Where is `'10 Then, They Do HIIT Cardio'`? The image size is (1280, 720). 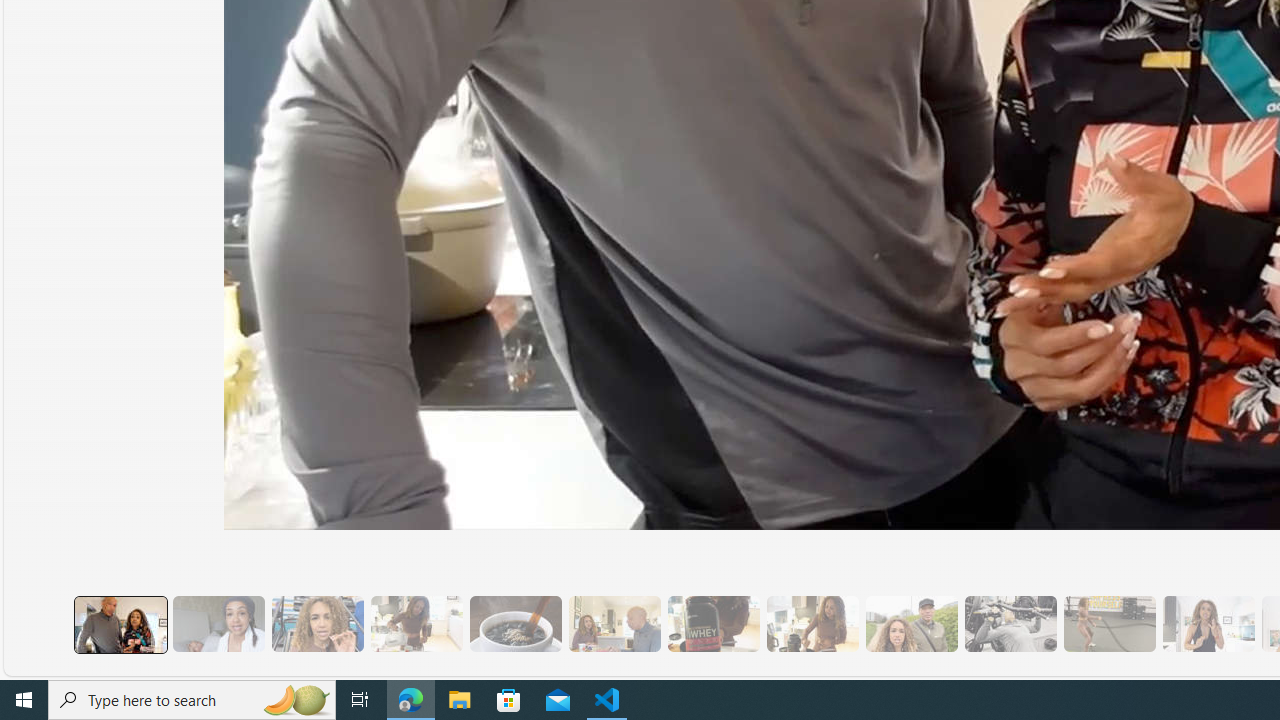
'10 Then, They Do HIIT Cardio' is located at coordinates (1108, 623).